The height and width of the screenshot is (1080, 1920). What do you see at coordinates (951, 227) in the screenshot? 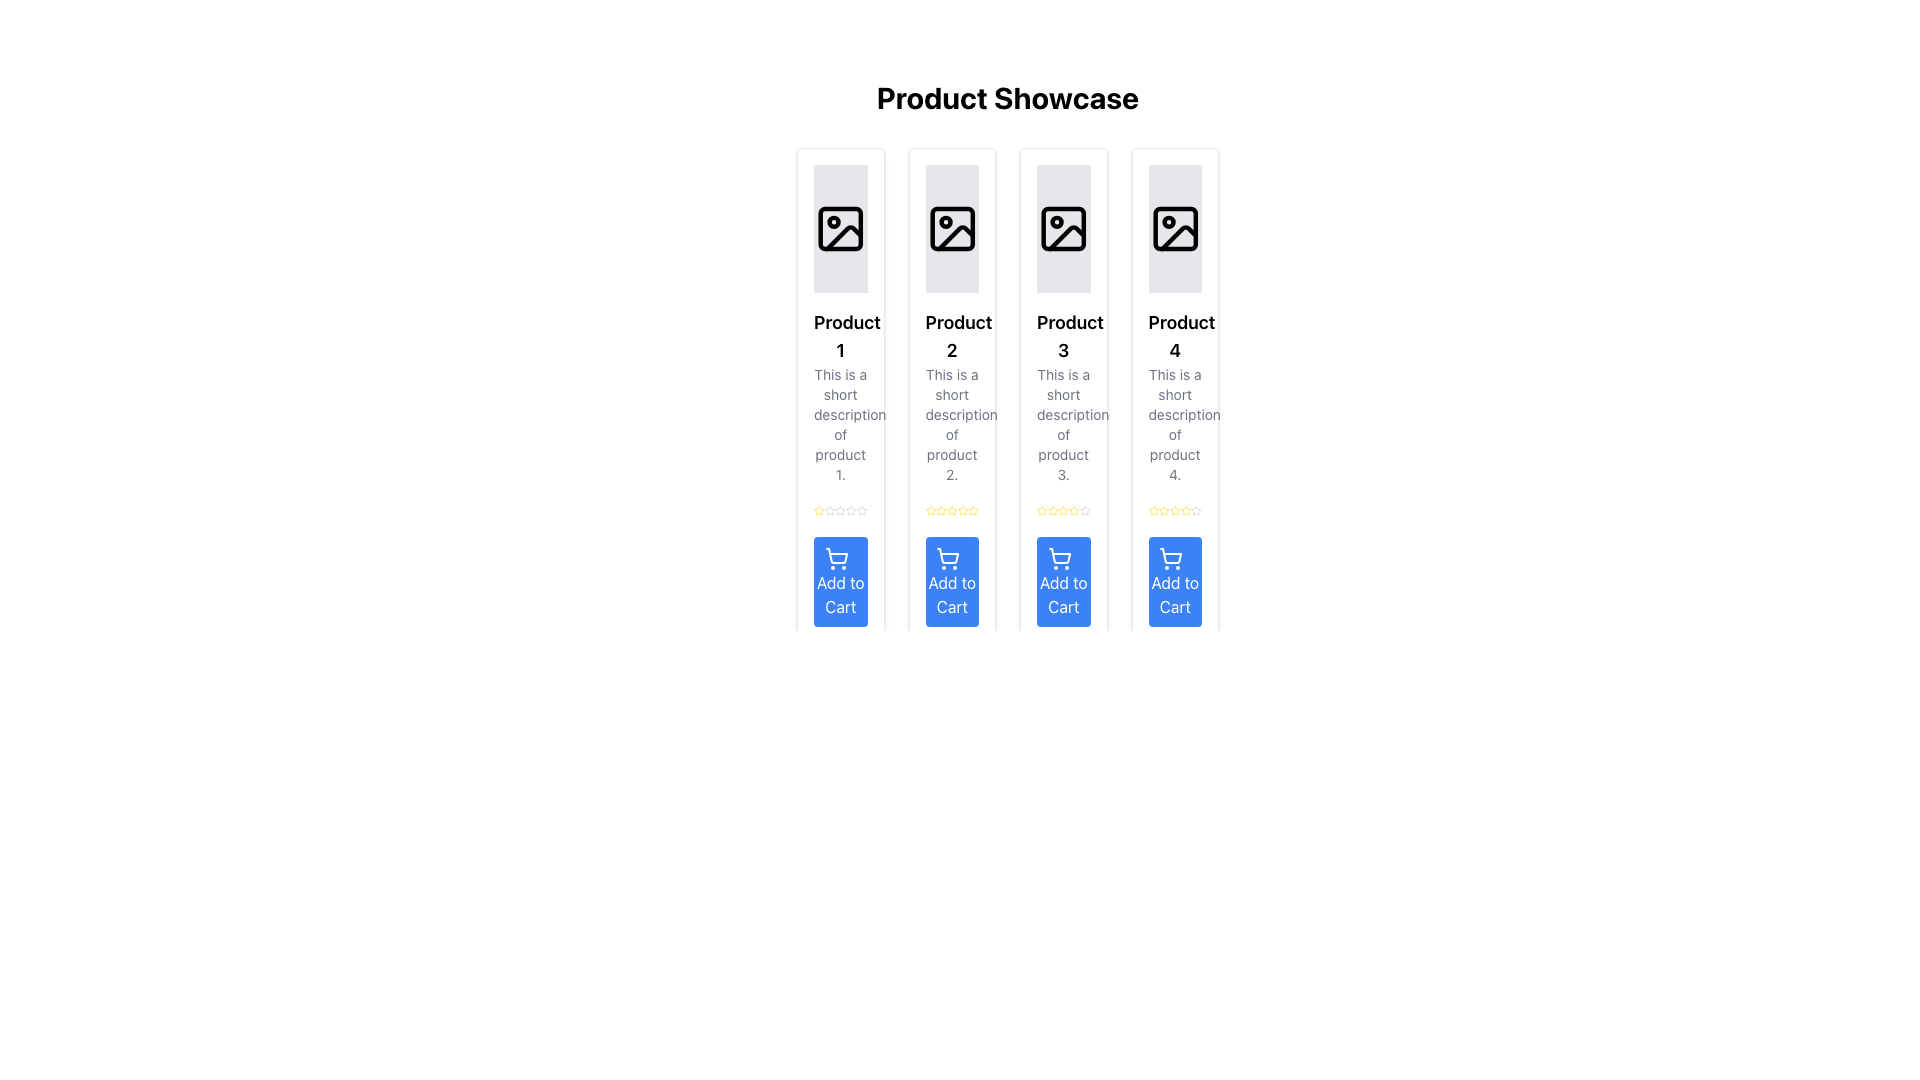
I see `the product image icon located in the second product card, positioned above the product title 'Product 2'` at bounding box center [951, 227].